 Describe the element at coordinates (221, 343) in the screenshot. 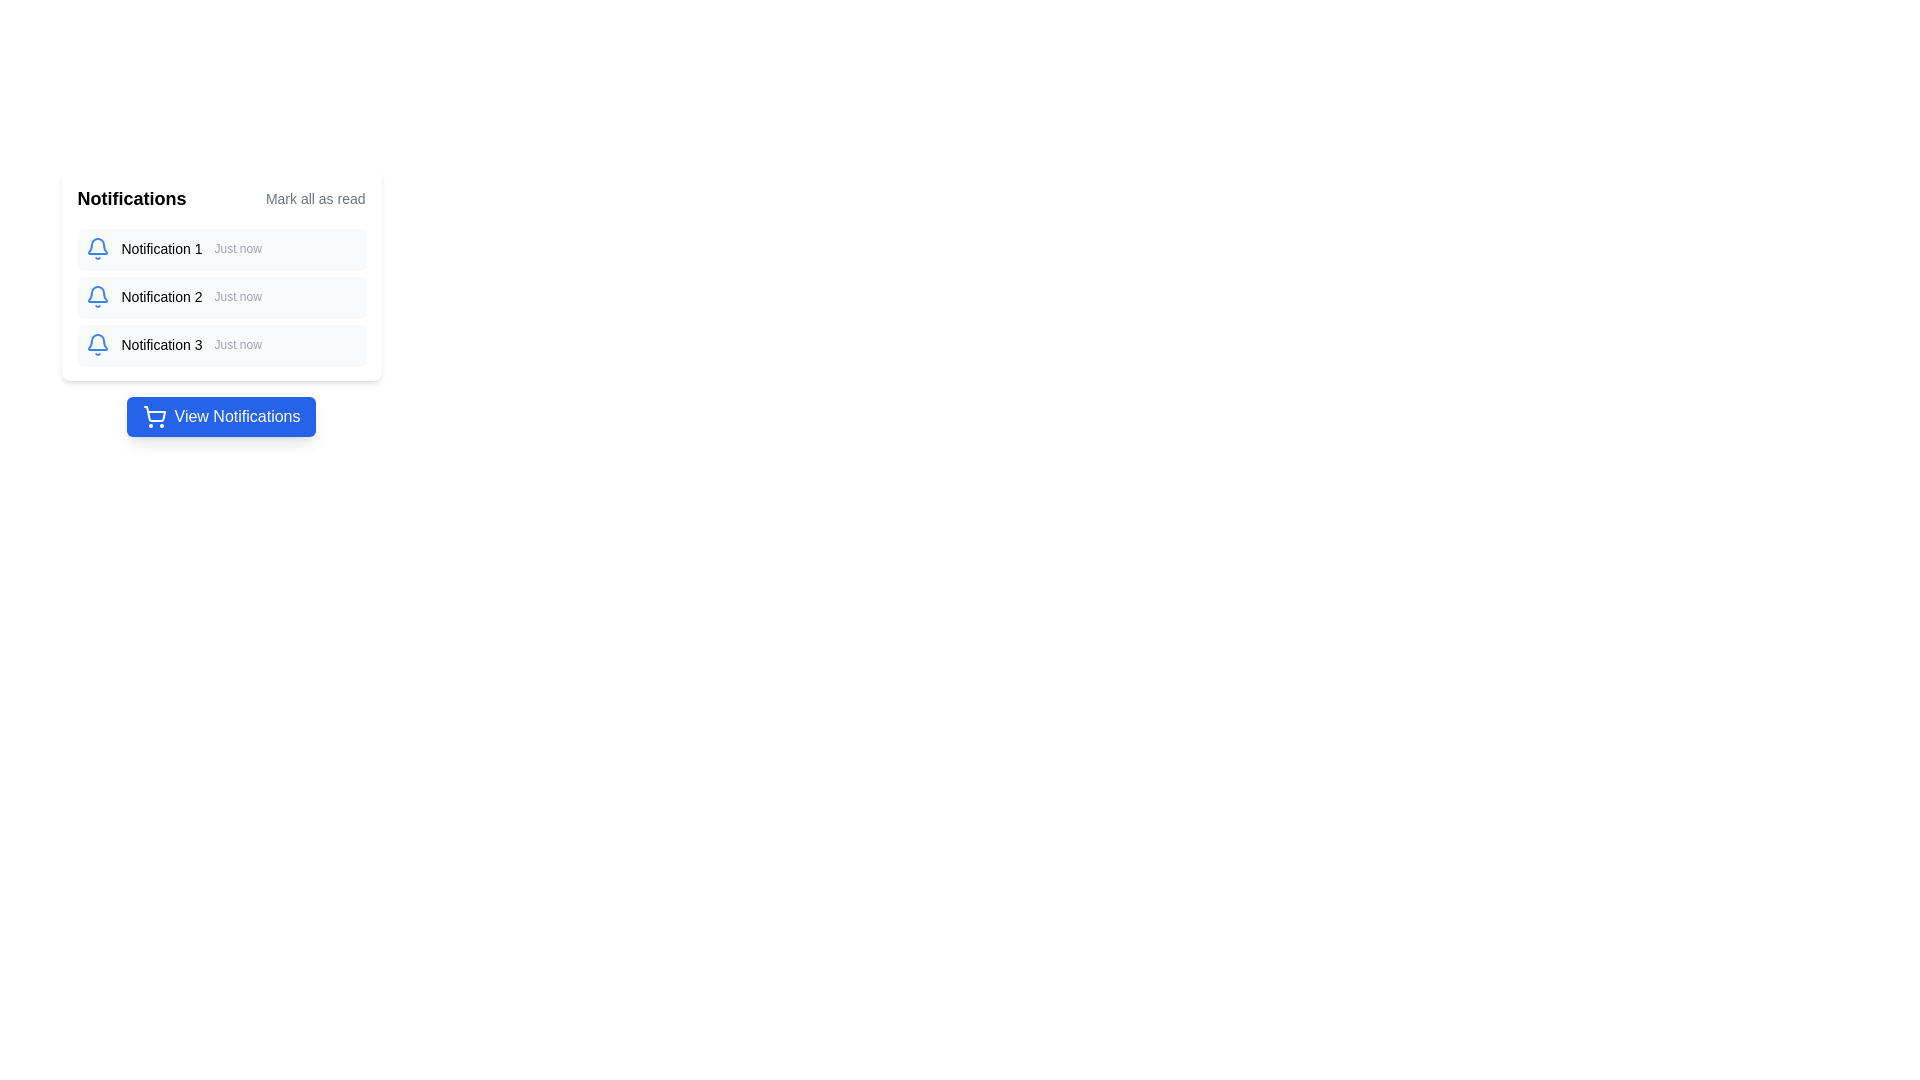

I see `the third notification item in the list` at that location.